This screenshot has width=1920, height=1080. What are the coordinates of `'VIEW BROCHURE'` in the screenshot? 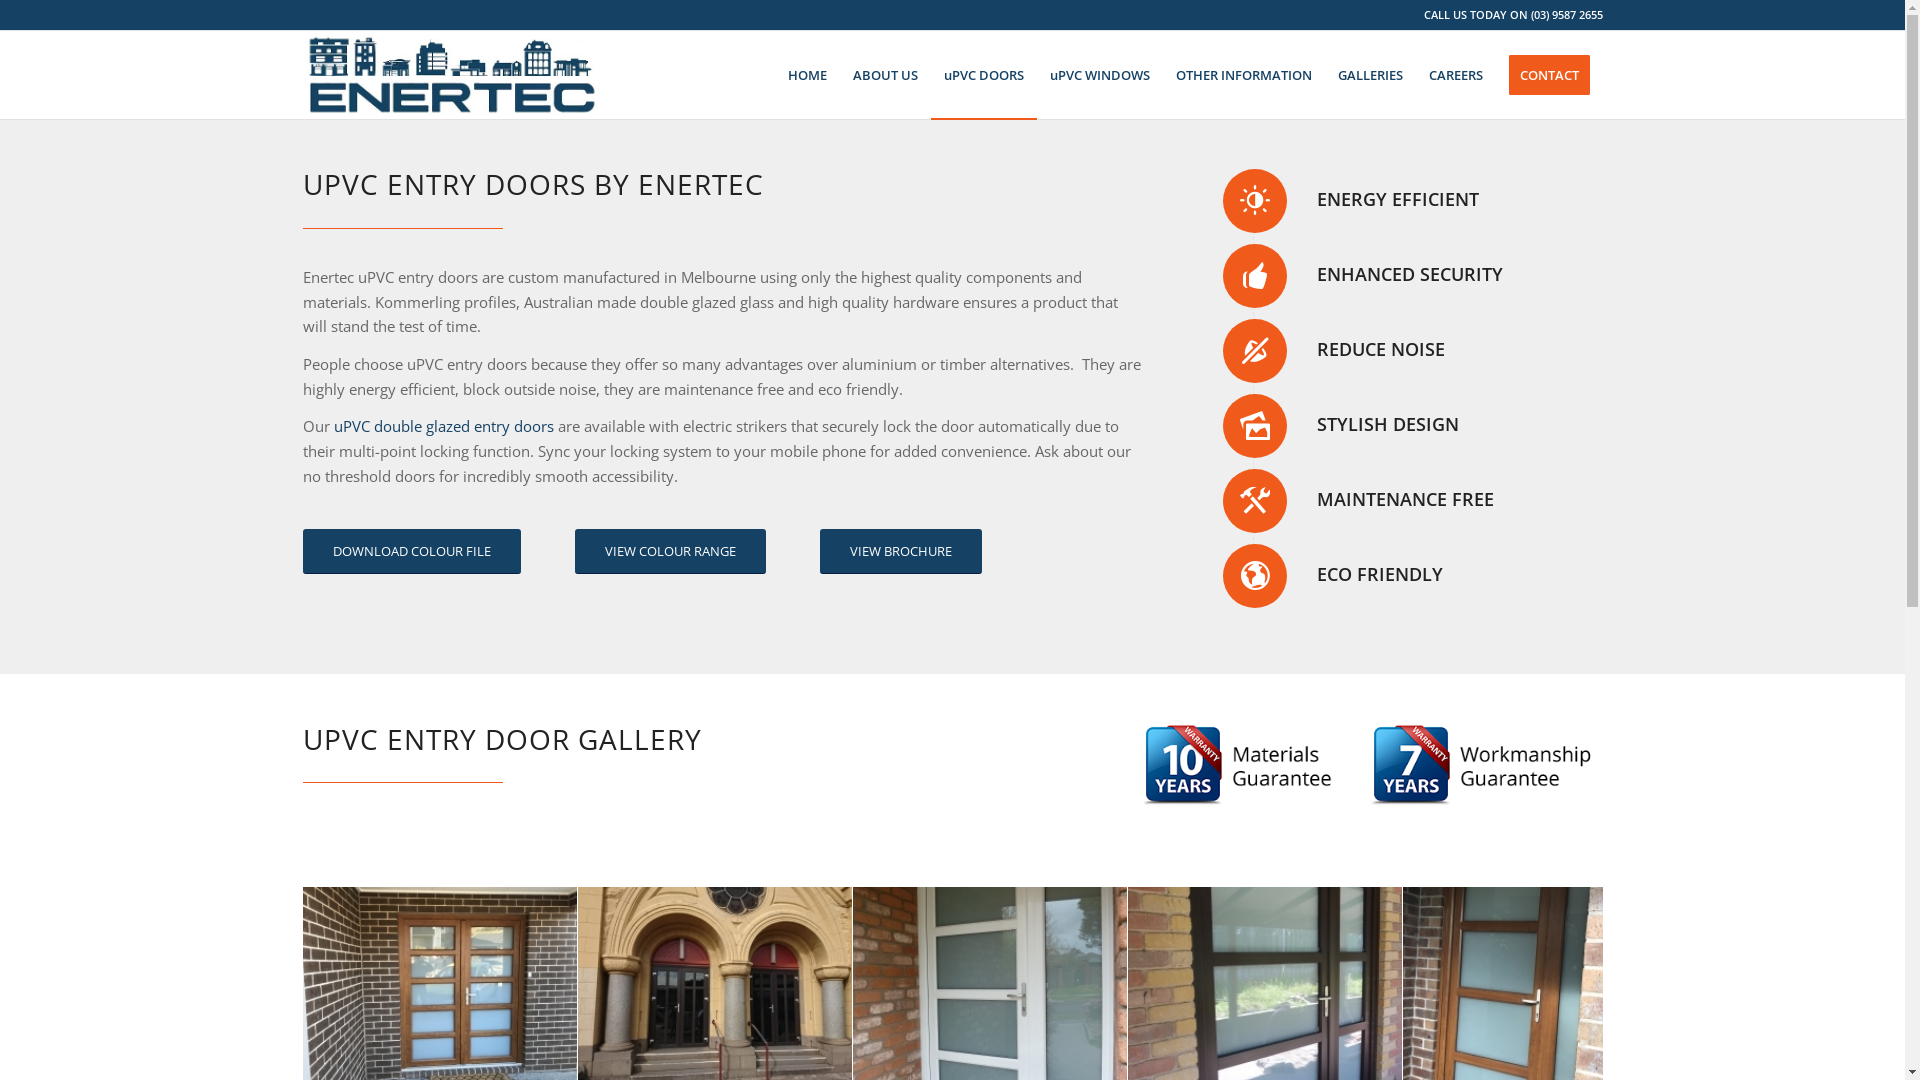 It's located at (900, 551).